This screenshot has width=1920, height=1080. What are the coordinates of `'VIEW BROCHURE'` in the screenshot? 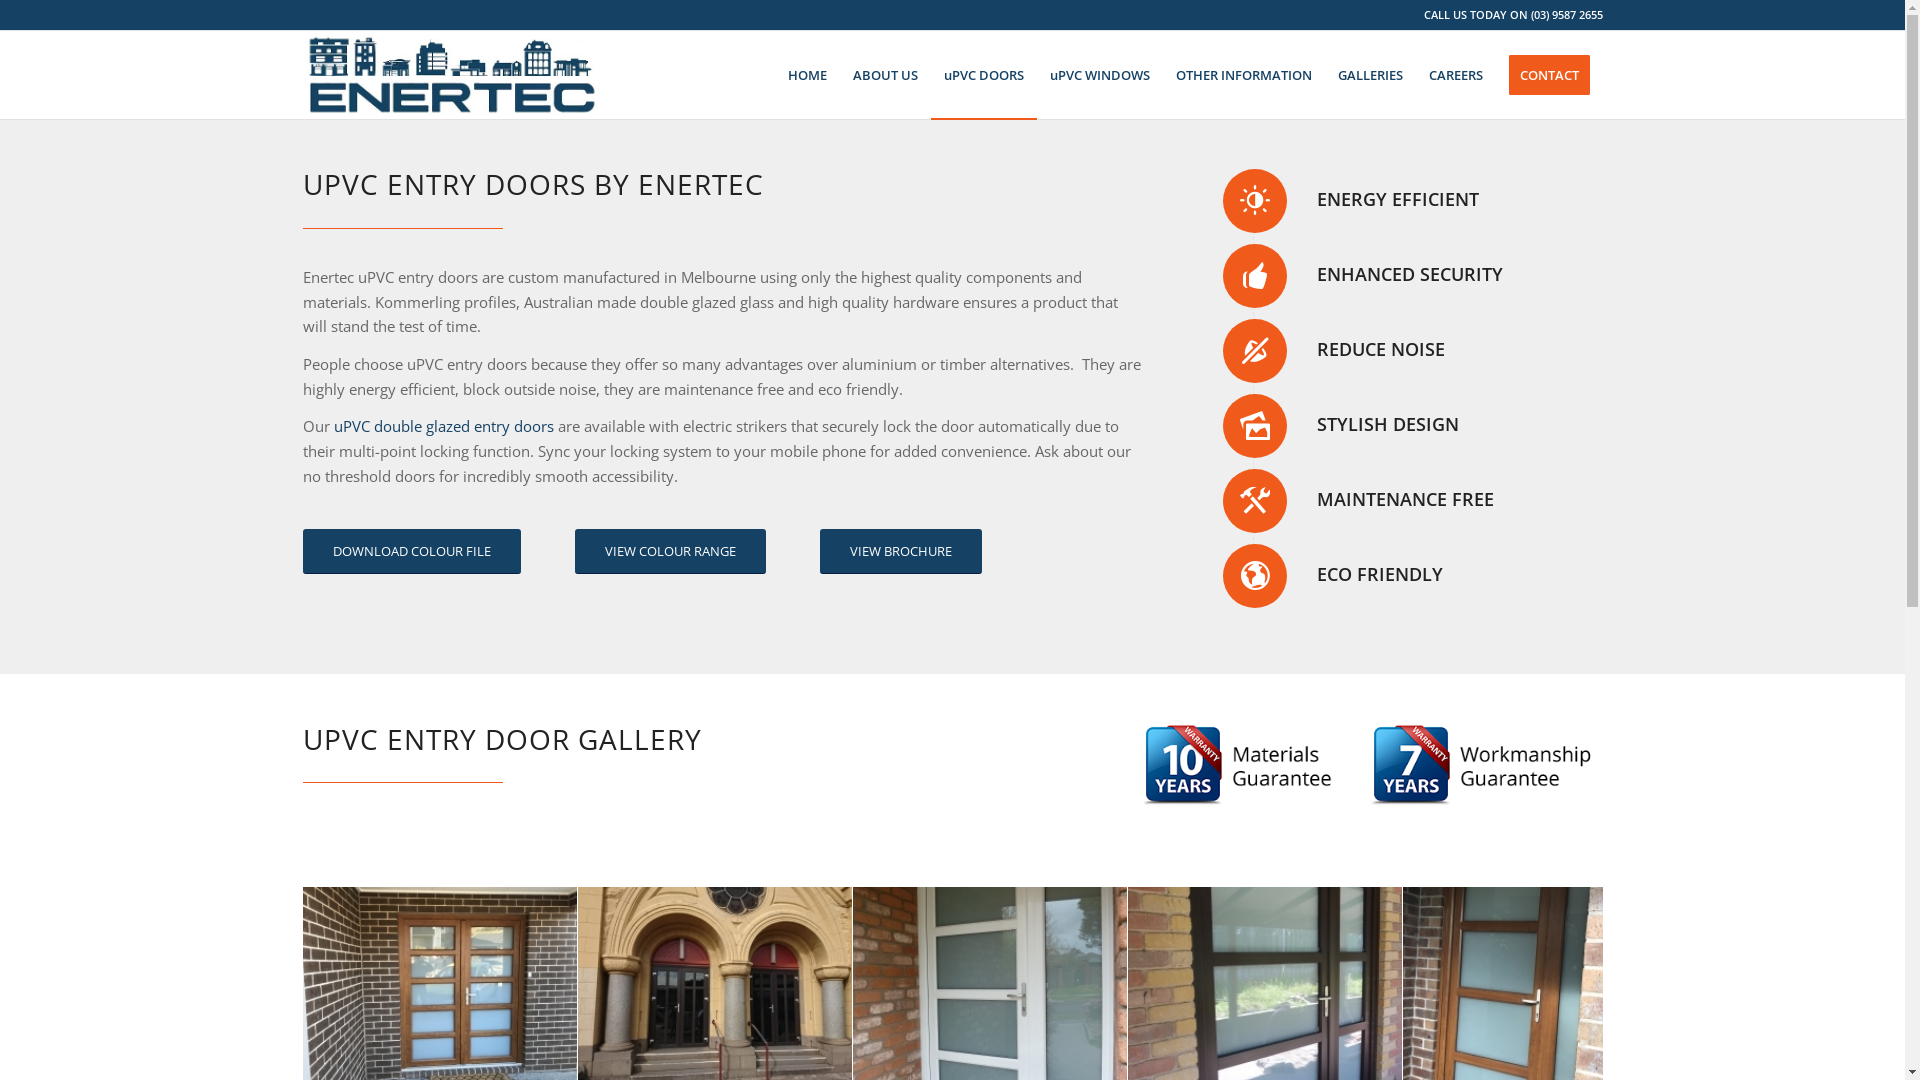 It's located at (900, 551).